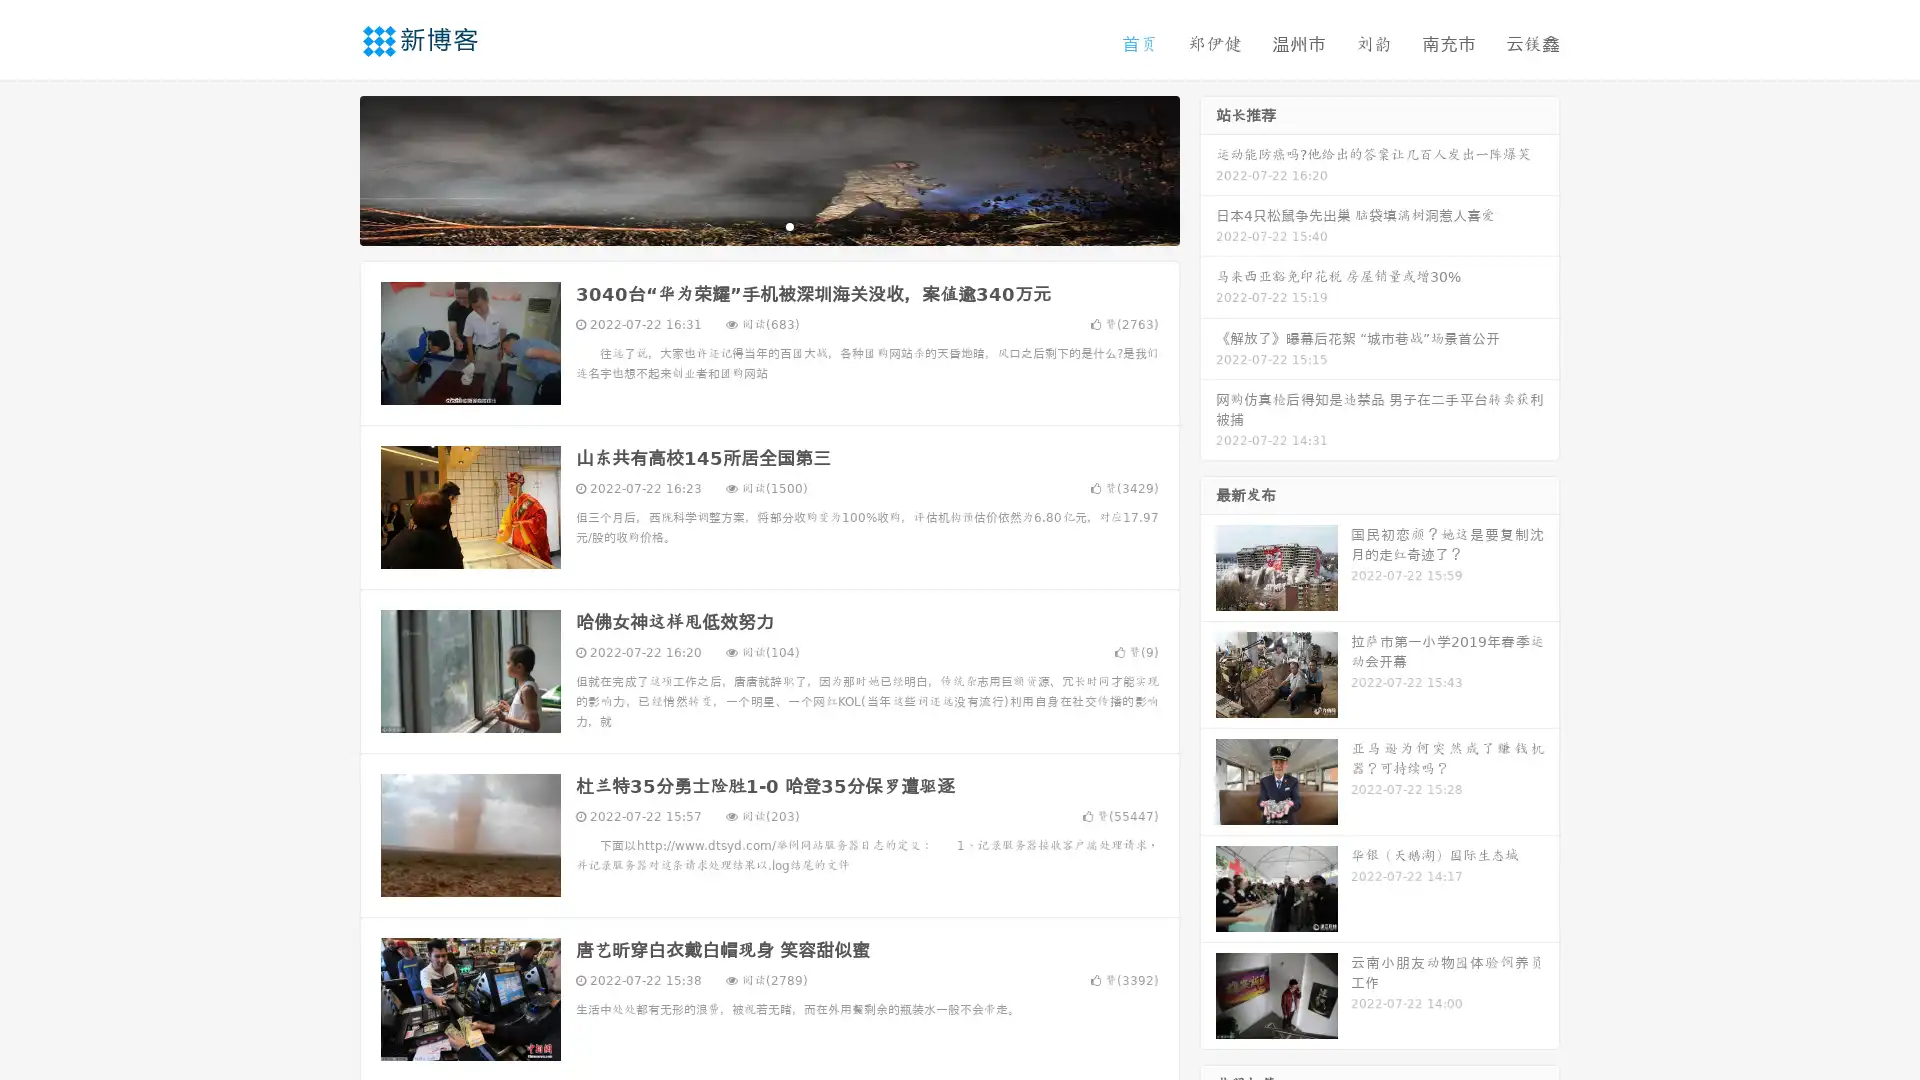 This screenshot has width=1920, height=1080. What do you see at coordinates (789, 225) in the screenshot?
I see `Go to slide 3` at bounding box center [789, 225].